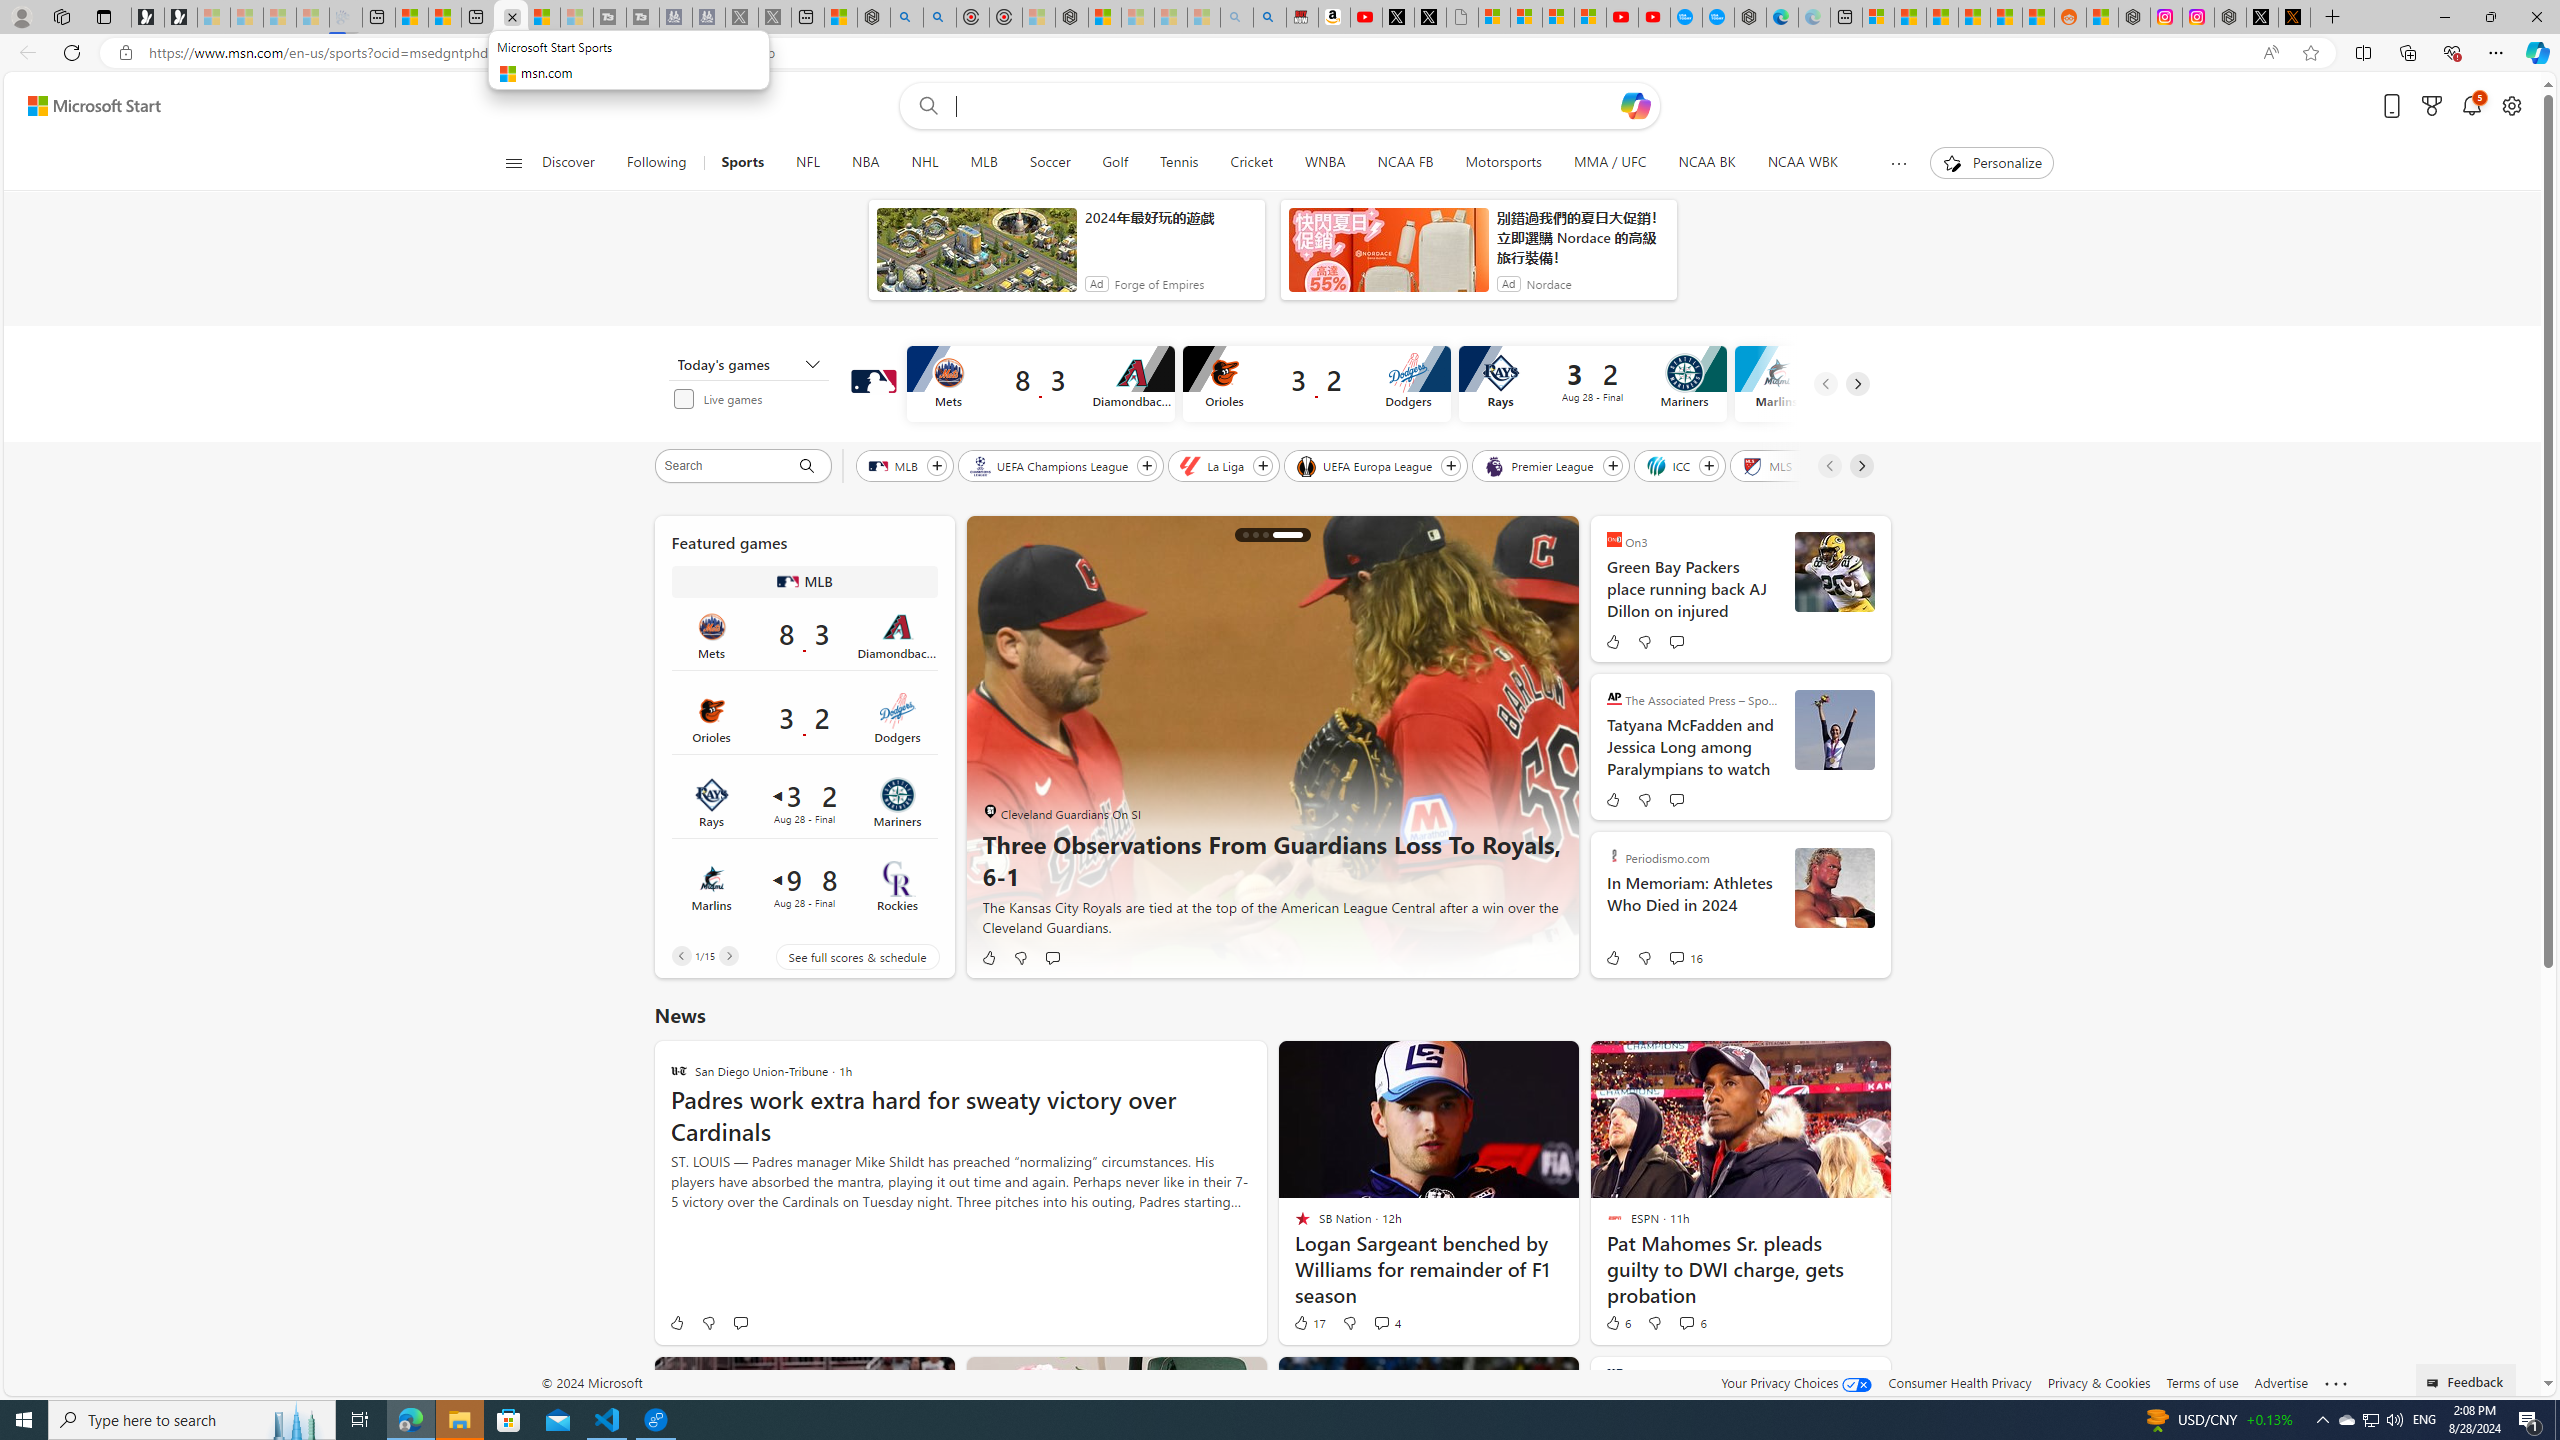 Image resolution: width=2560 pixels, height=1440 pixels. Describe the element at coordinates (1705, 162) in the screenshot. I see `'NCAA BK'` at that location.